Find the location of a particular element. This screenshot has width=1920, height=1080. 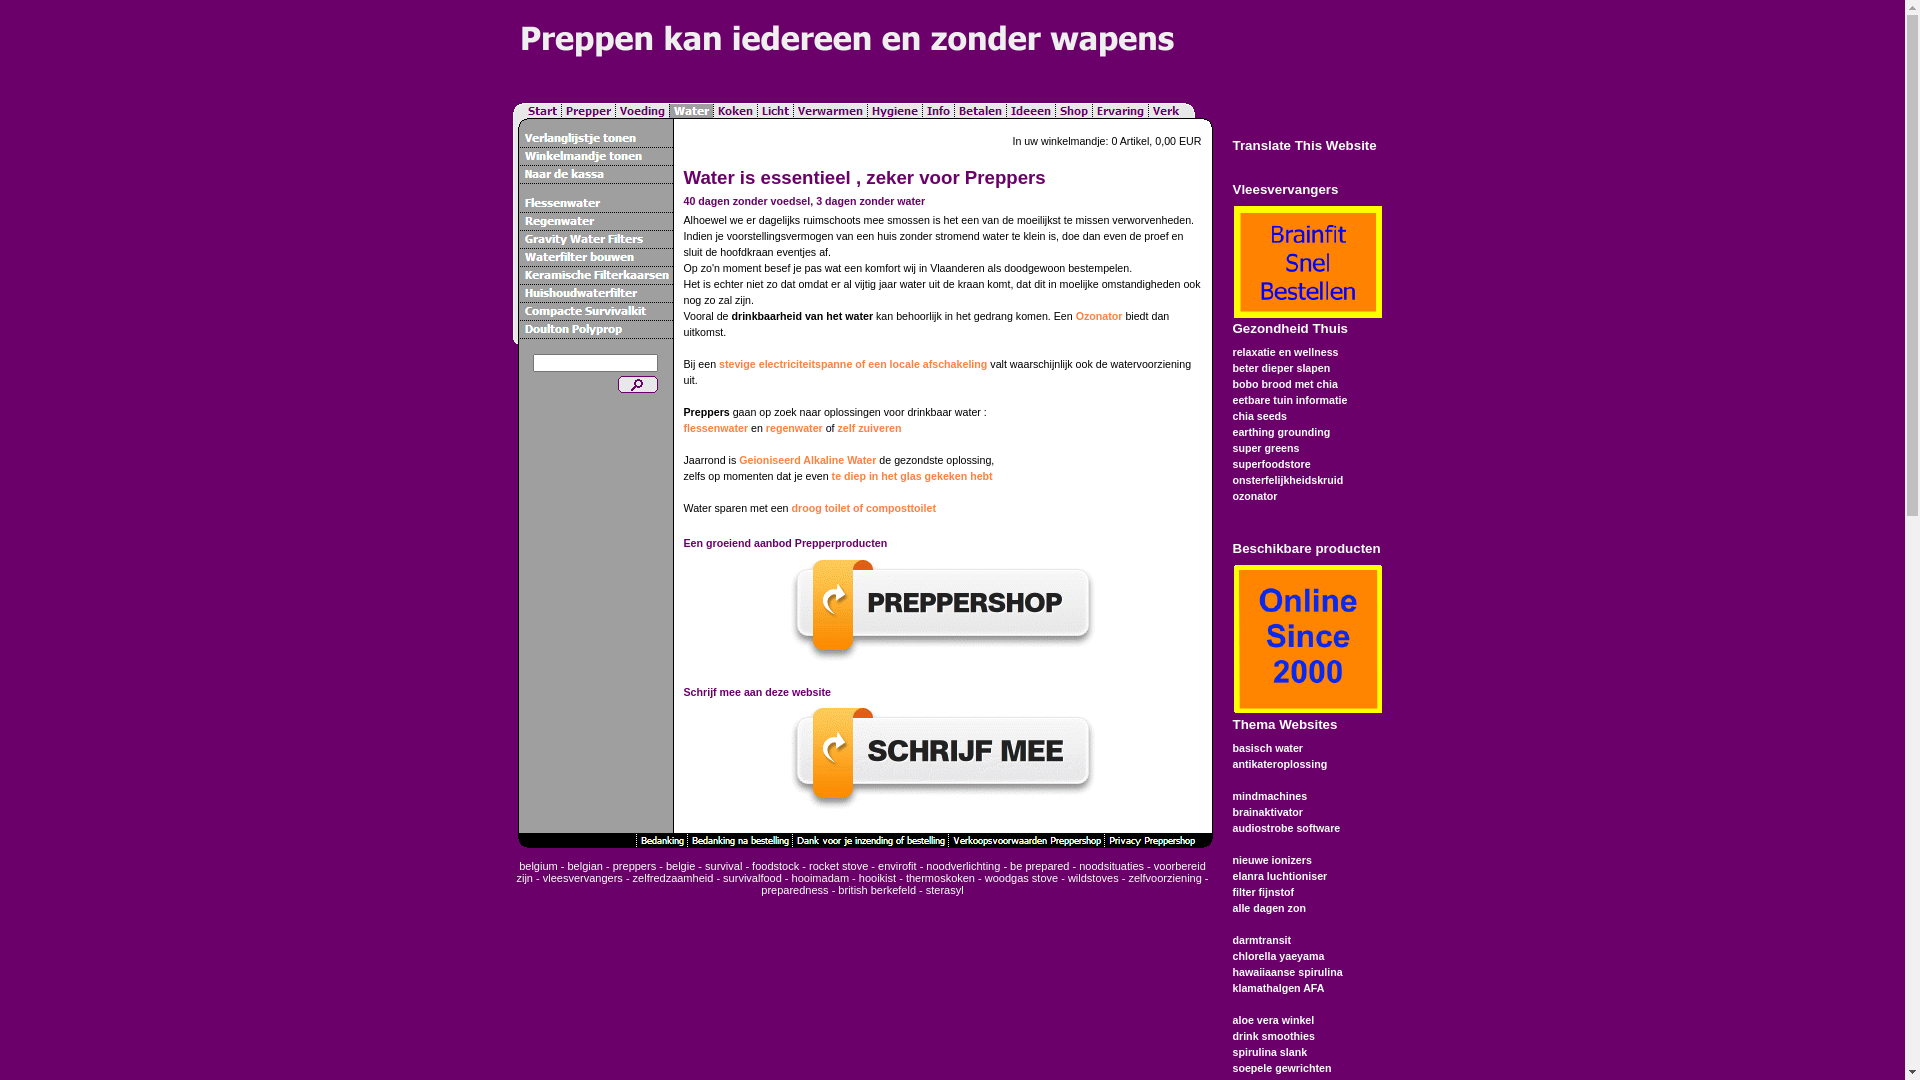

'basisch water' is located at coordinates (1266, 748).